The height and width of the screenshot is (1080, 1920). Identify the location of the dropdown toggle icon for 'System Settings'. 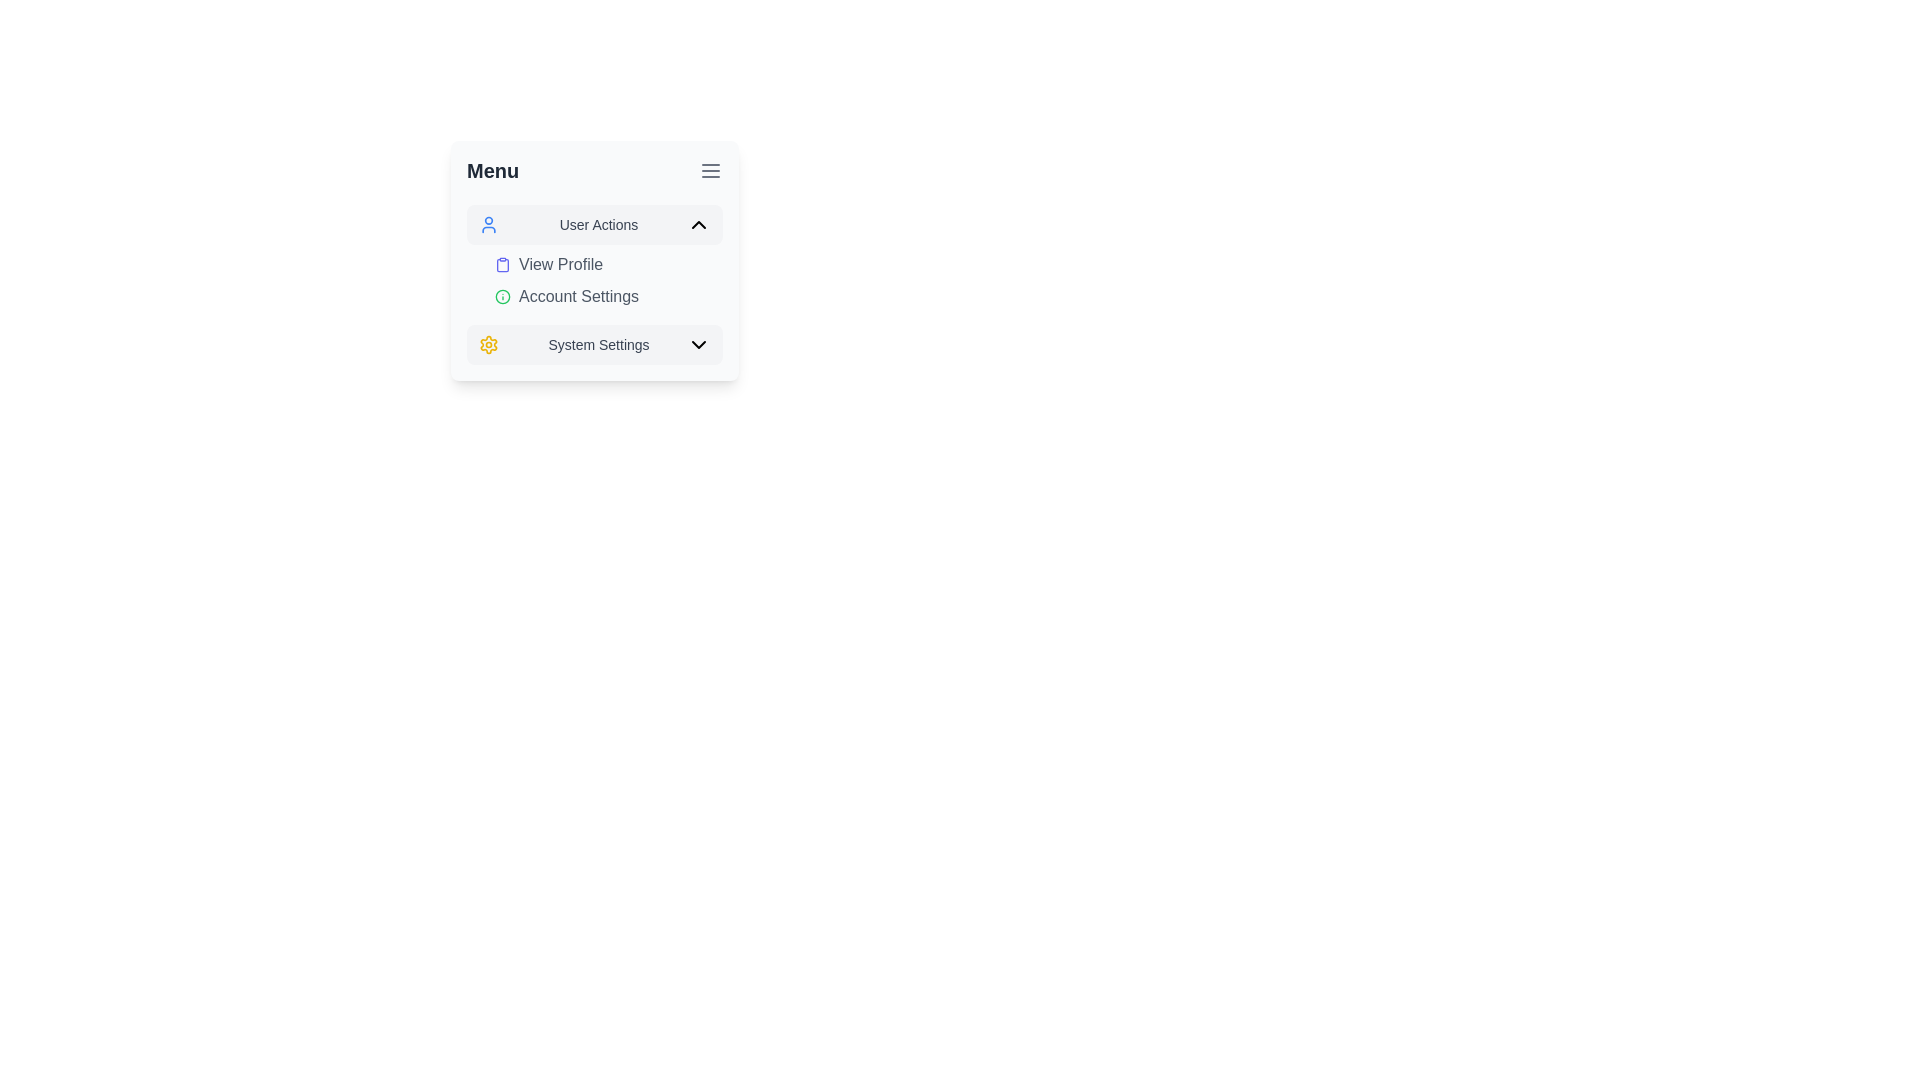
(699, 343).